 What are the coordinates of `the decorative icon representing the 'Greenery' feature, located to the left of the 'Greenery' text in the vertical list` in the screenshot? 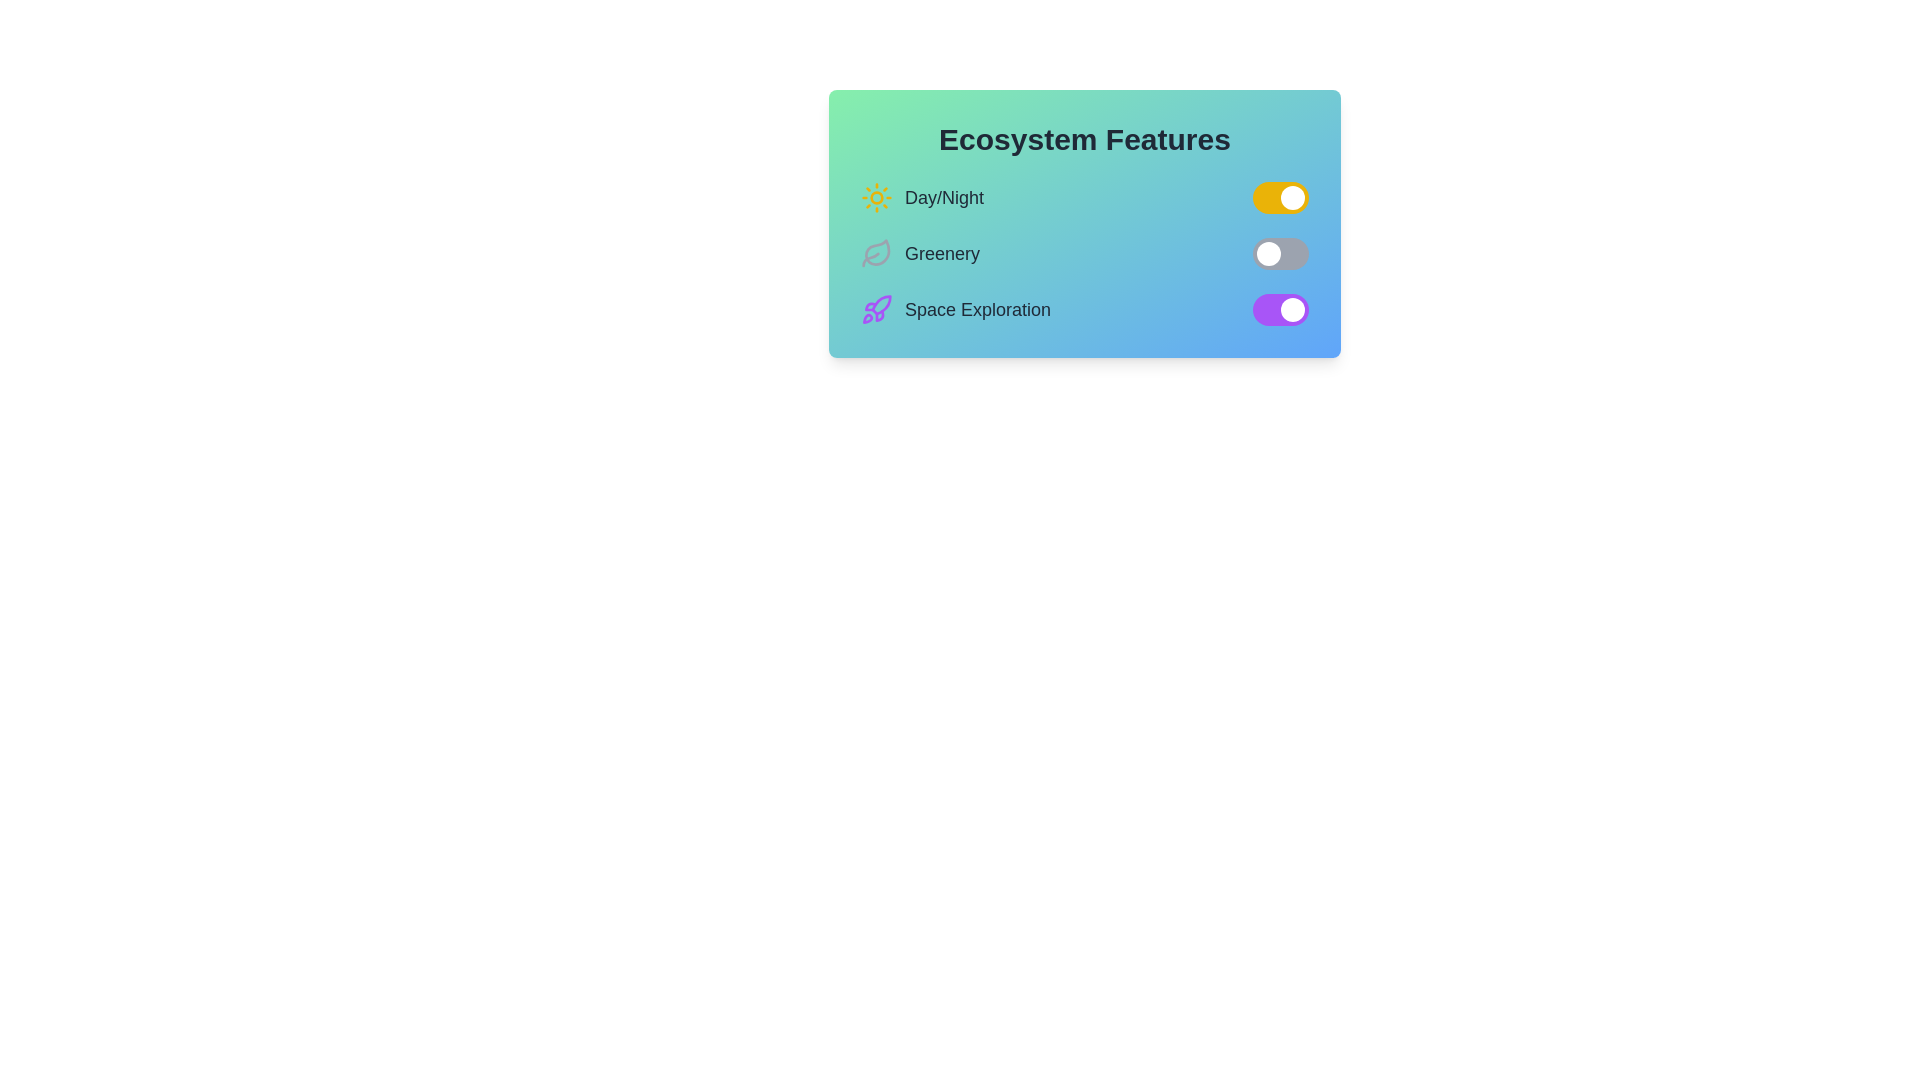 It's located at (877, 253).